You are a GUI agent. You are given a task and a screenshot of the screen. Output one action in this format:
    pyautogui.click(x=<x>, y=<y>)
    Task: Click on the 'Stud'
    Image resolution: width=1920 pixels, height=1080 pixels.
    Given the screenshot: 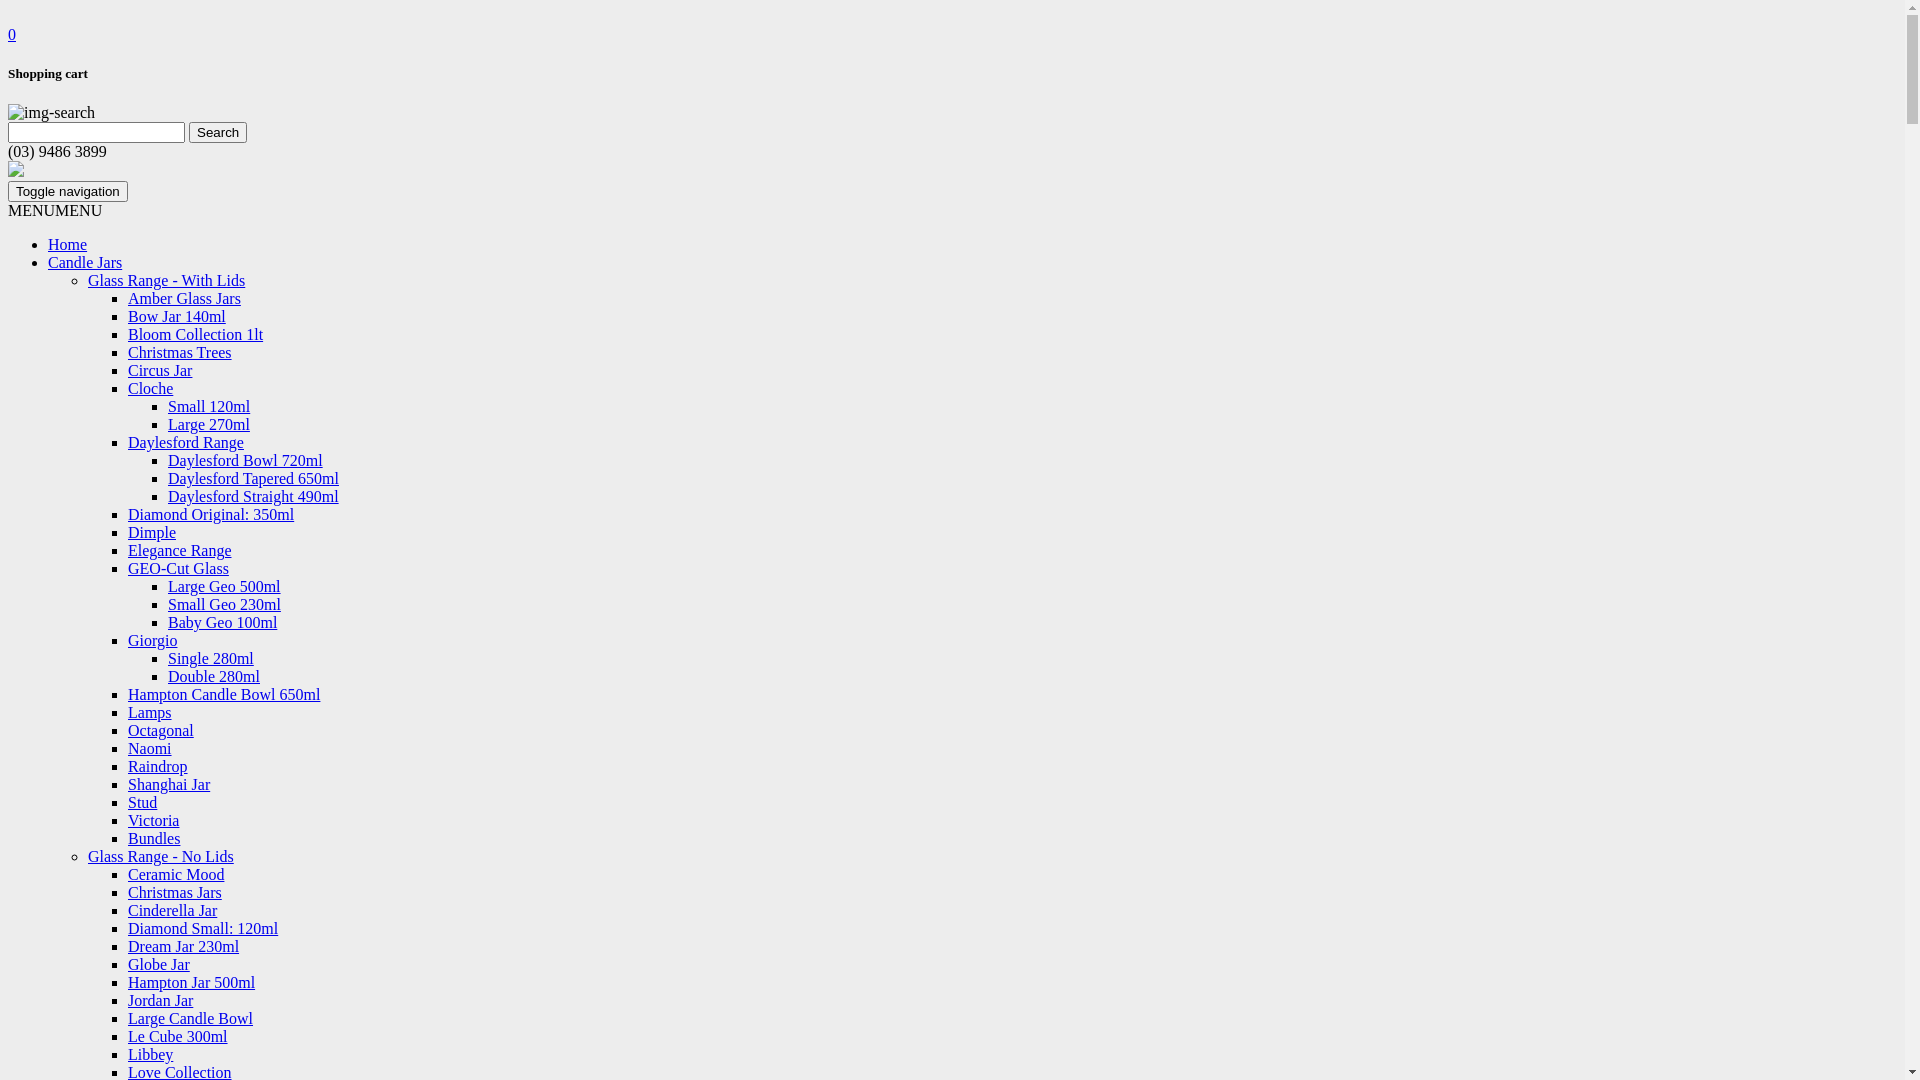 What is the action you would take?
    pyautogui.click(x=141, y=801)
    